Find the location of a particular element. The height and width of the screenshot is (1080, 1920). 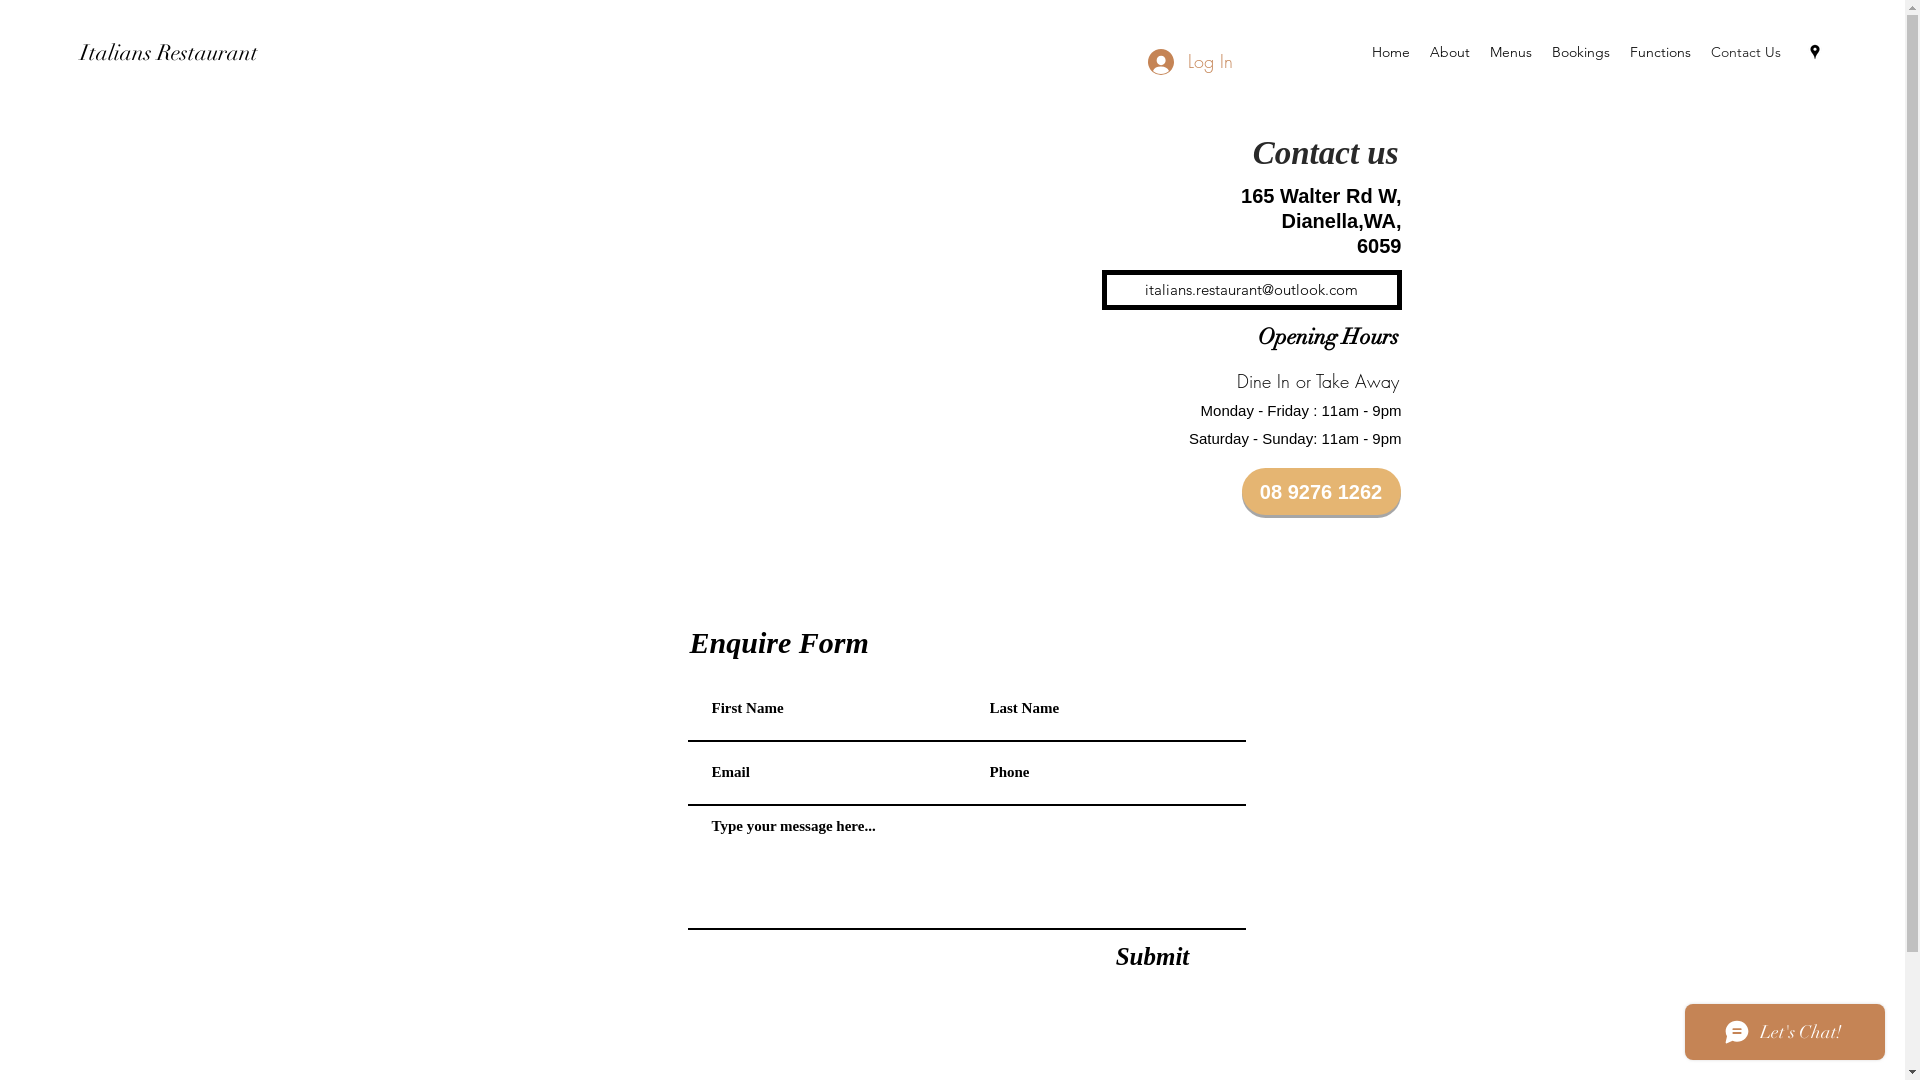

'italians.restaurant@outlook.com' is located at coordinates (1251, 289).